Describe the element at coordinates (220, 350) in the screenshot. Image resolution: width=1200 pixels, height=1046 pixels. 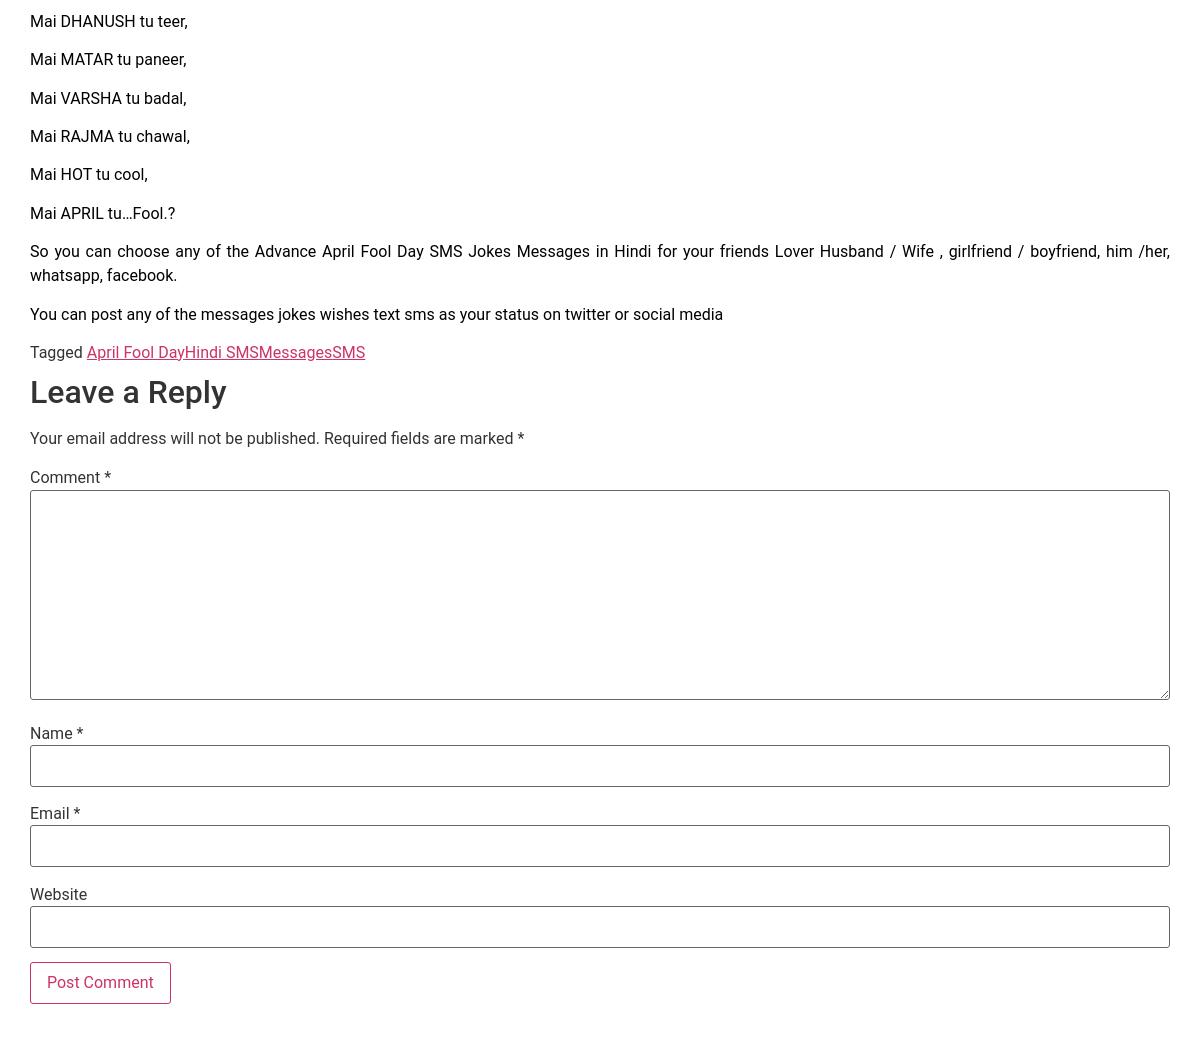
I see `'Hindi SMS'` at that location.